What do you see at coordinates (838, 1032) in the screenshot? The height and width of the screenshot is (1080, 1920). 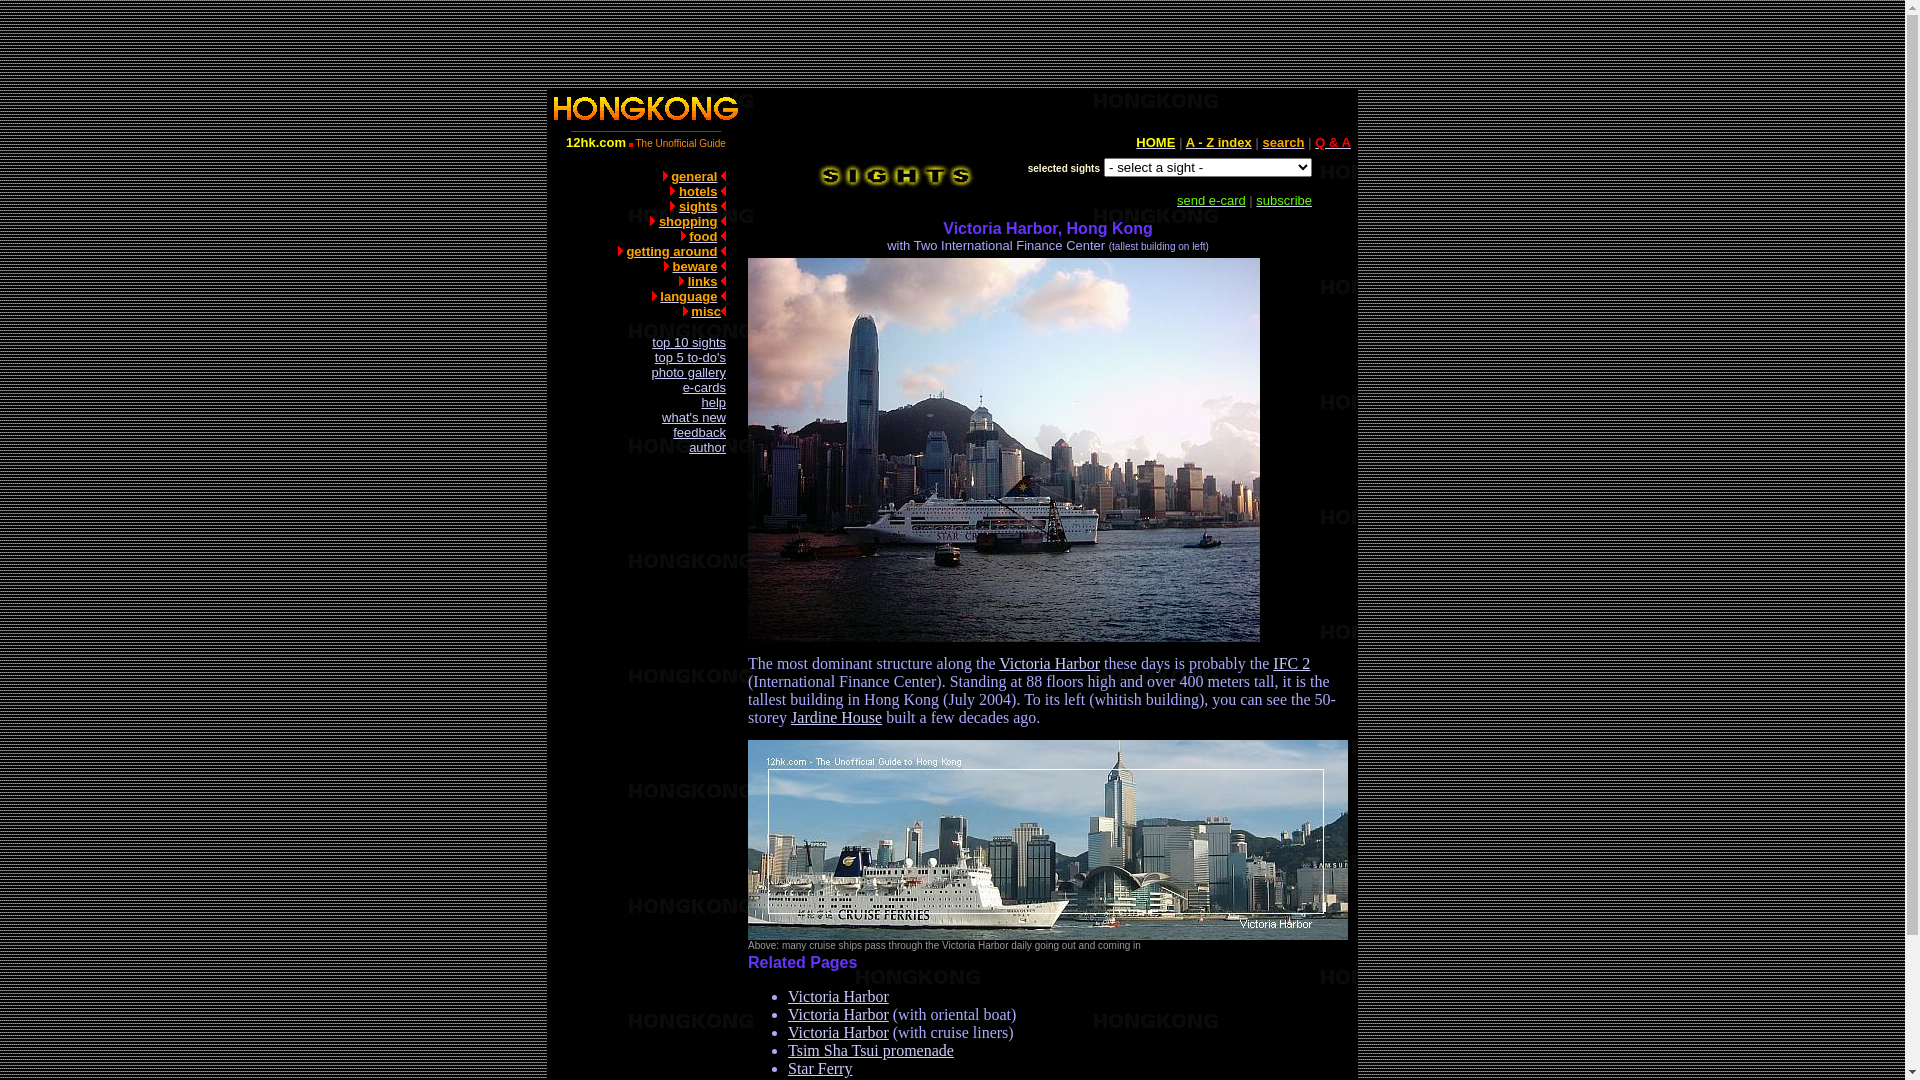 I see `'Victoria Harbor'` at bounding box center [838, 1032].